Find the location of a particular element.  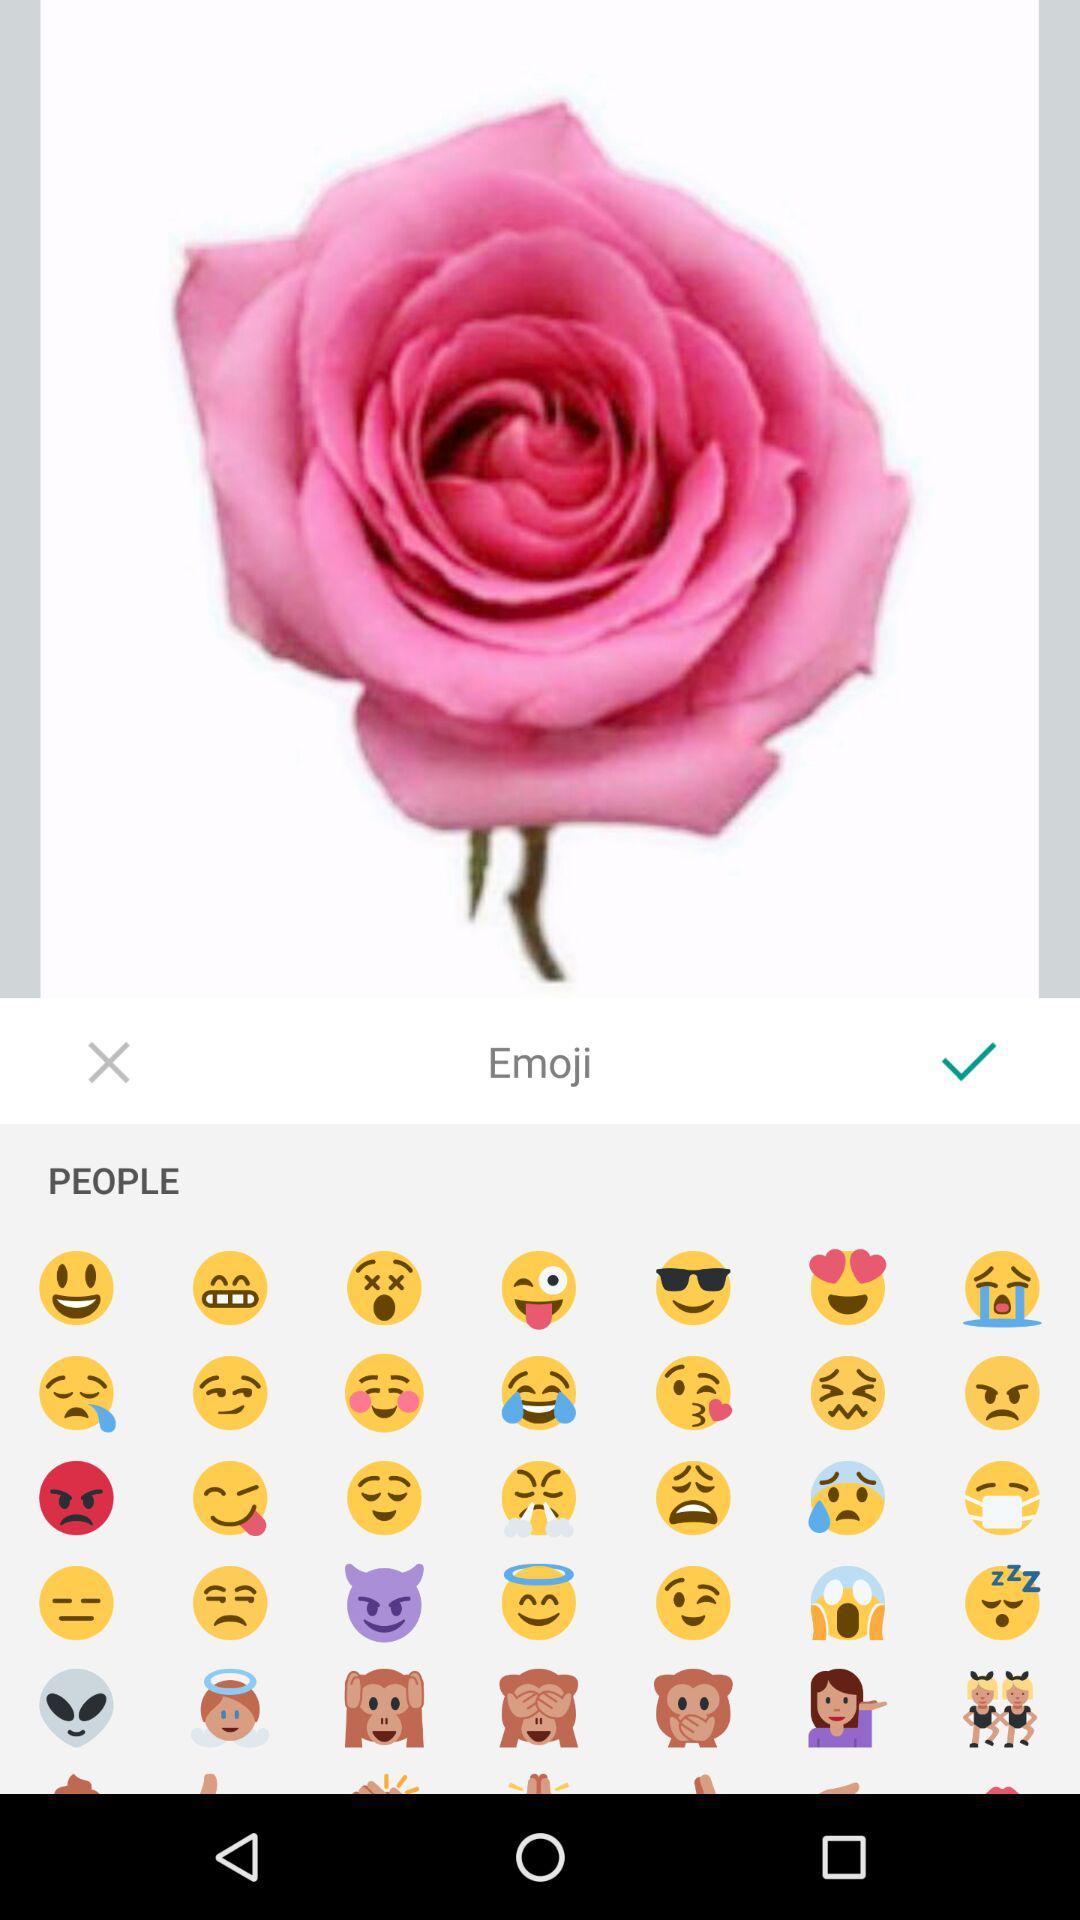

angry emoji is located at coordinates (1002, 1392).